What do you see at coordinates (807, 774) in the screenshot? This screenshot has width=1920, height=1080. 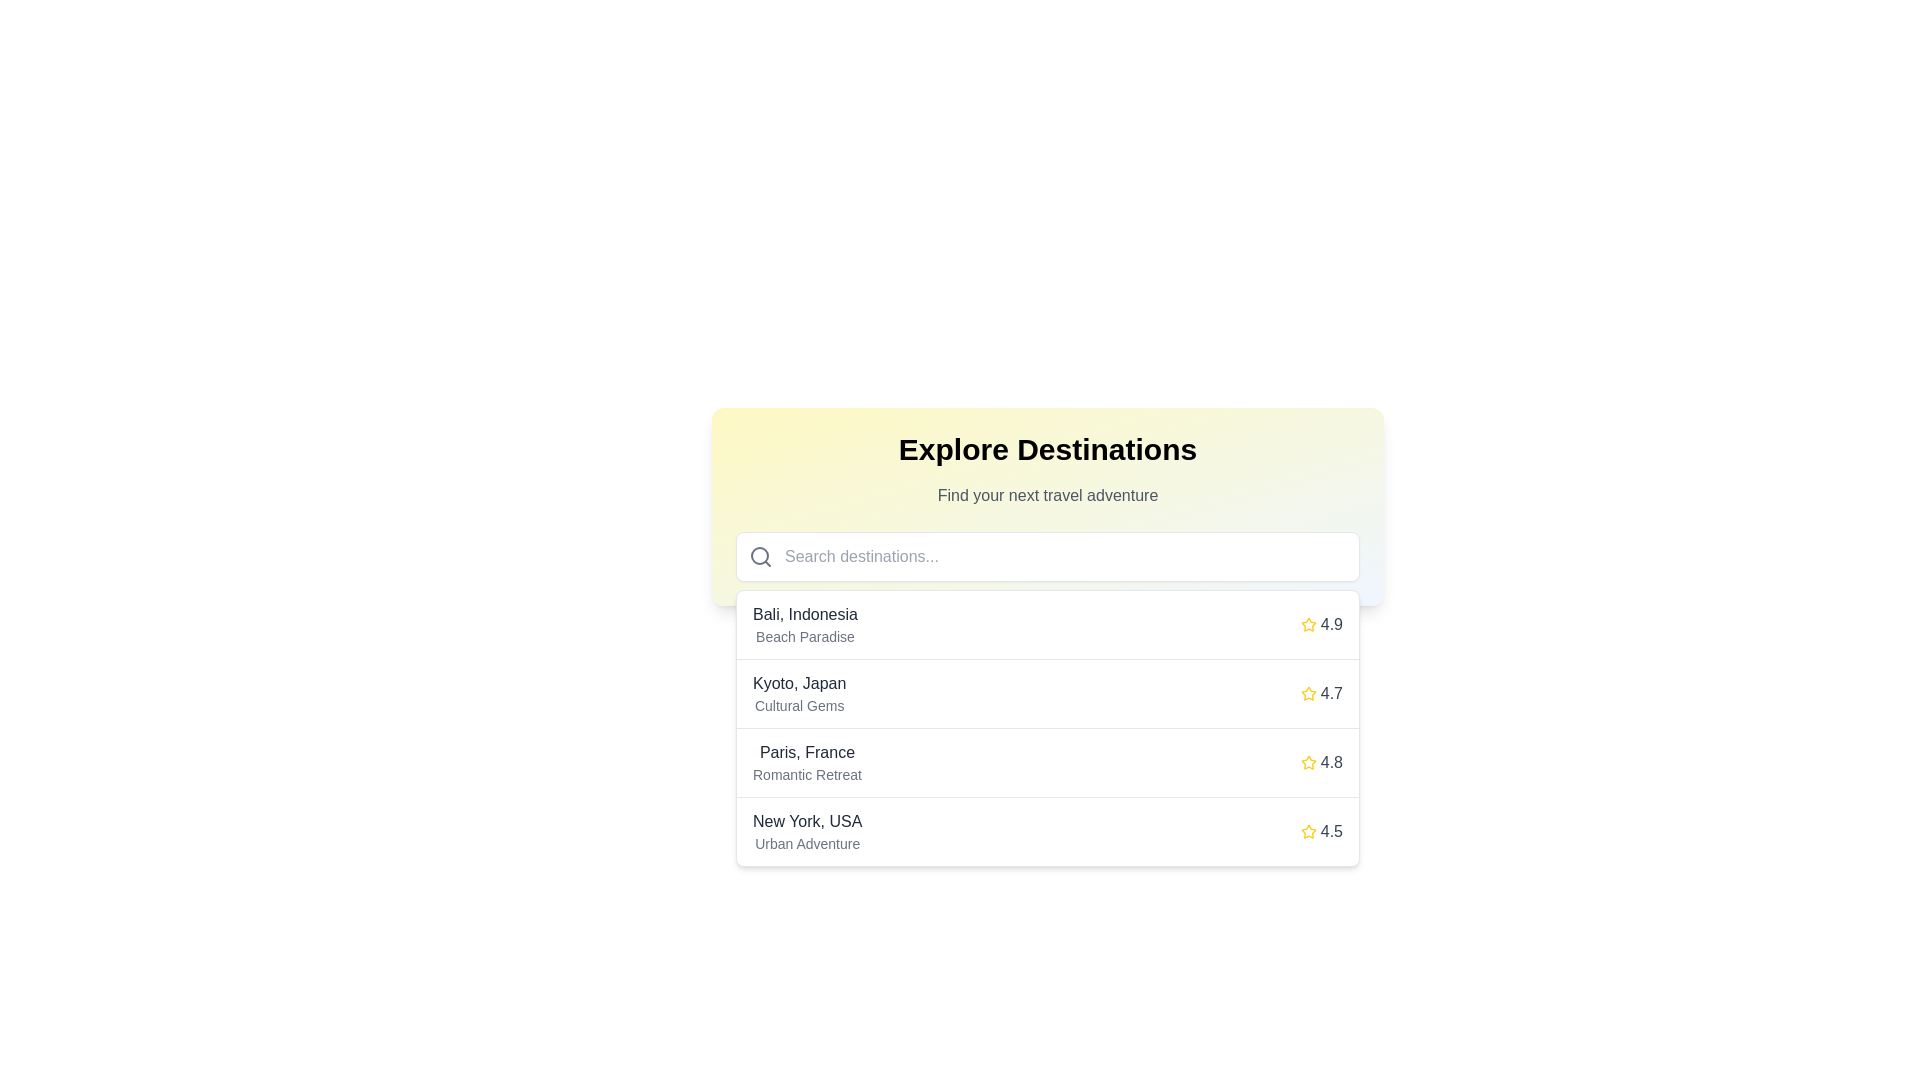 I see `text content of the label displaying 'Romantic Retreat', which is located beneath 'Paris, France' in the third item of a vertical list` at bounding box center [807, 774].